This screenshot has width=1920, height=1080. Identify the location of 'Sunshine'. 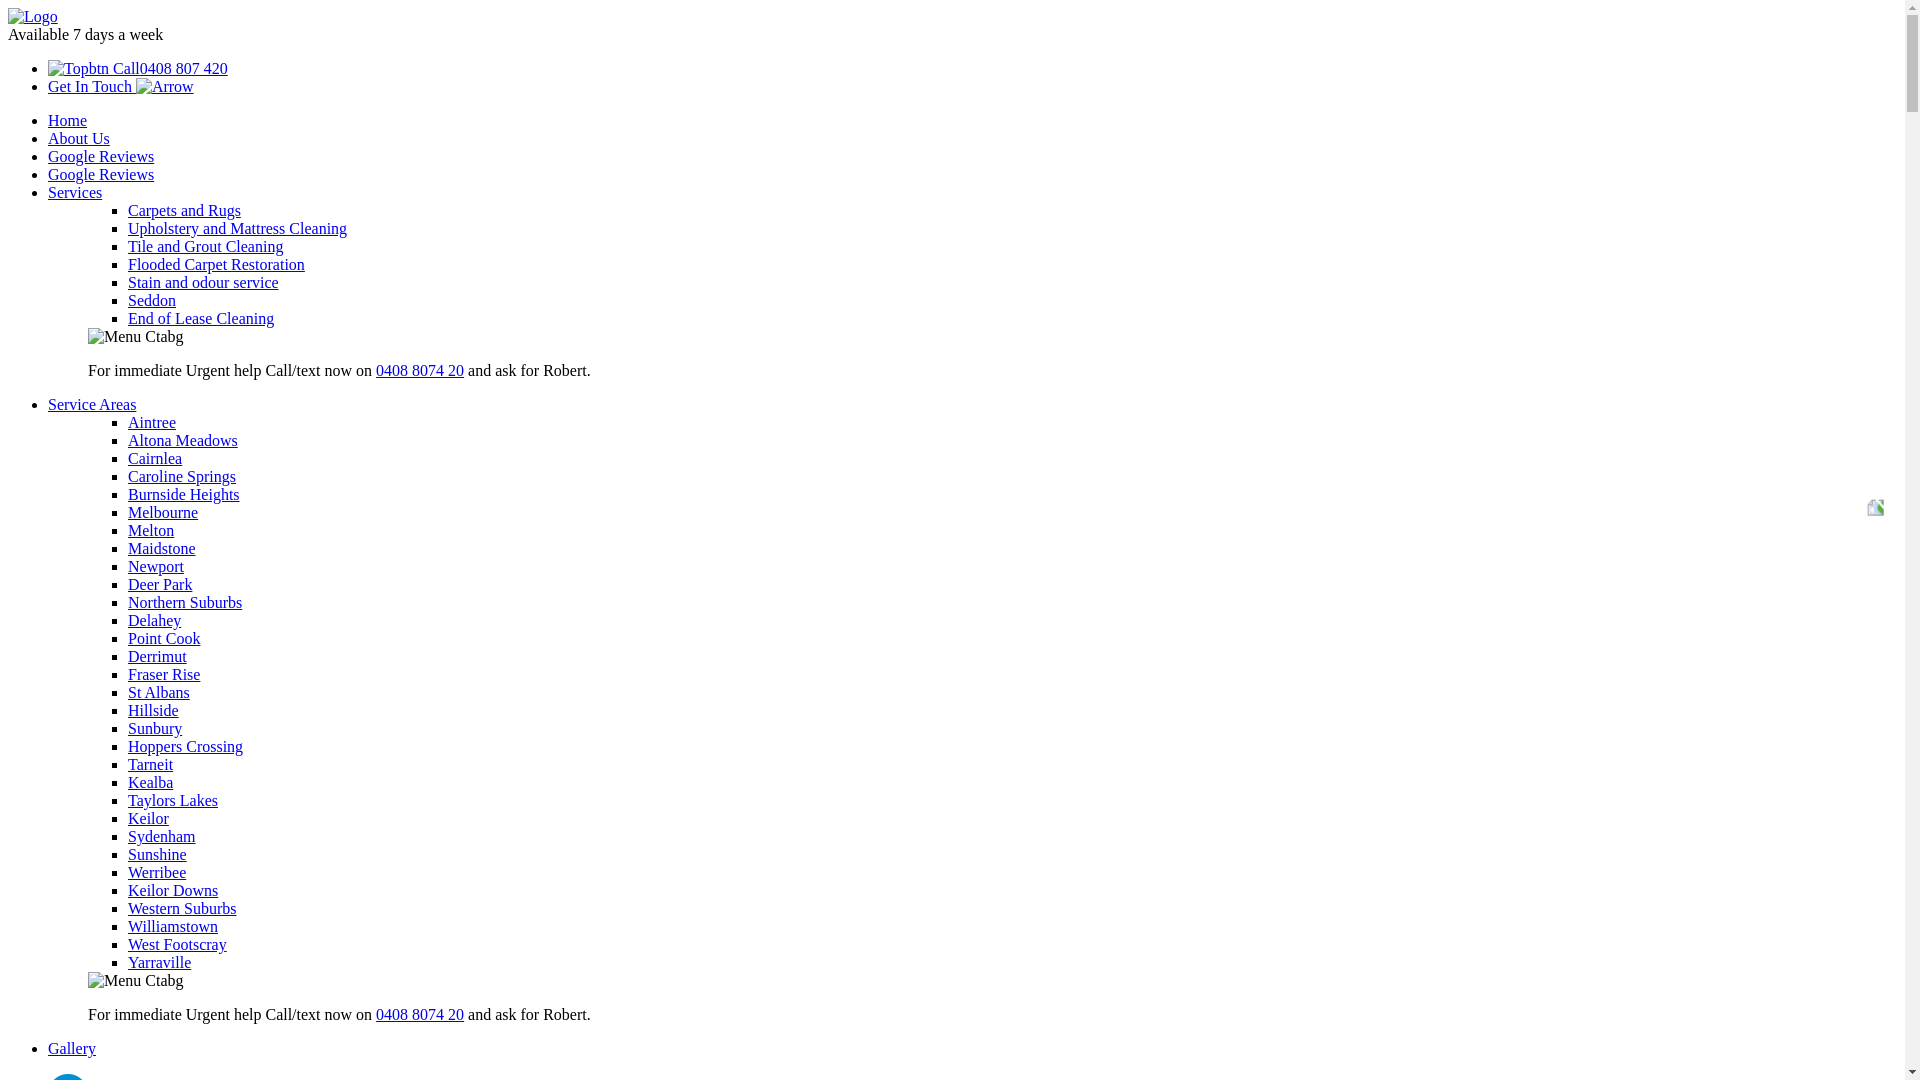
(156, 854).